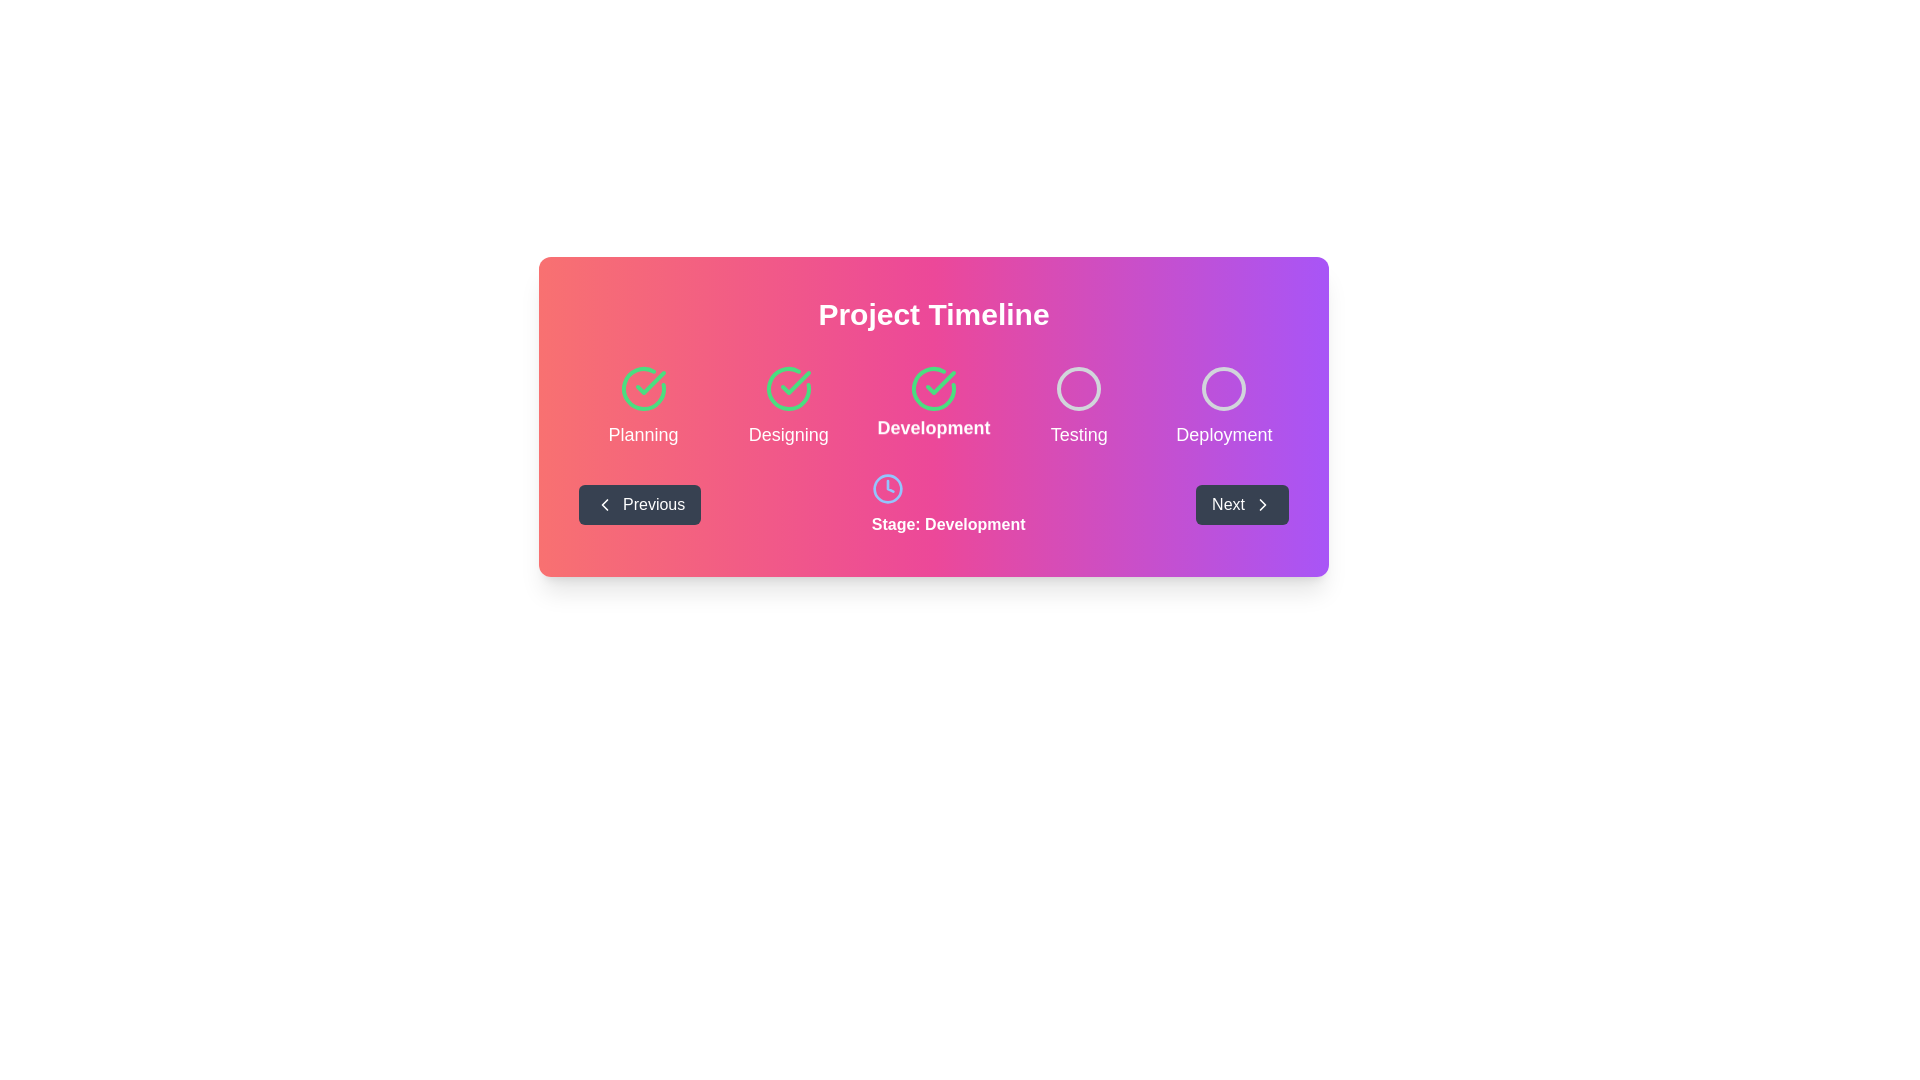  I want to click on the 'Planning' status icon, so click(643, 389).